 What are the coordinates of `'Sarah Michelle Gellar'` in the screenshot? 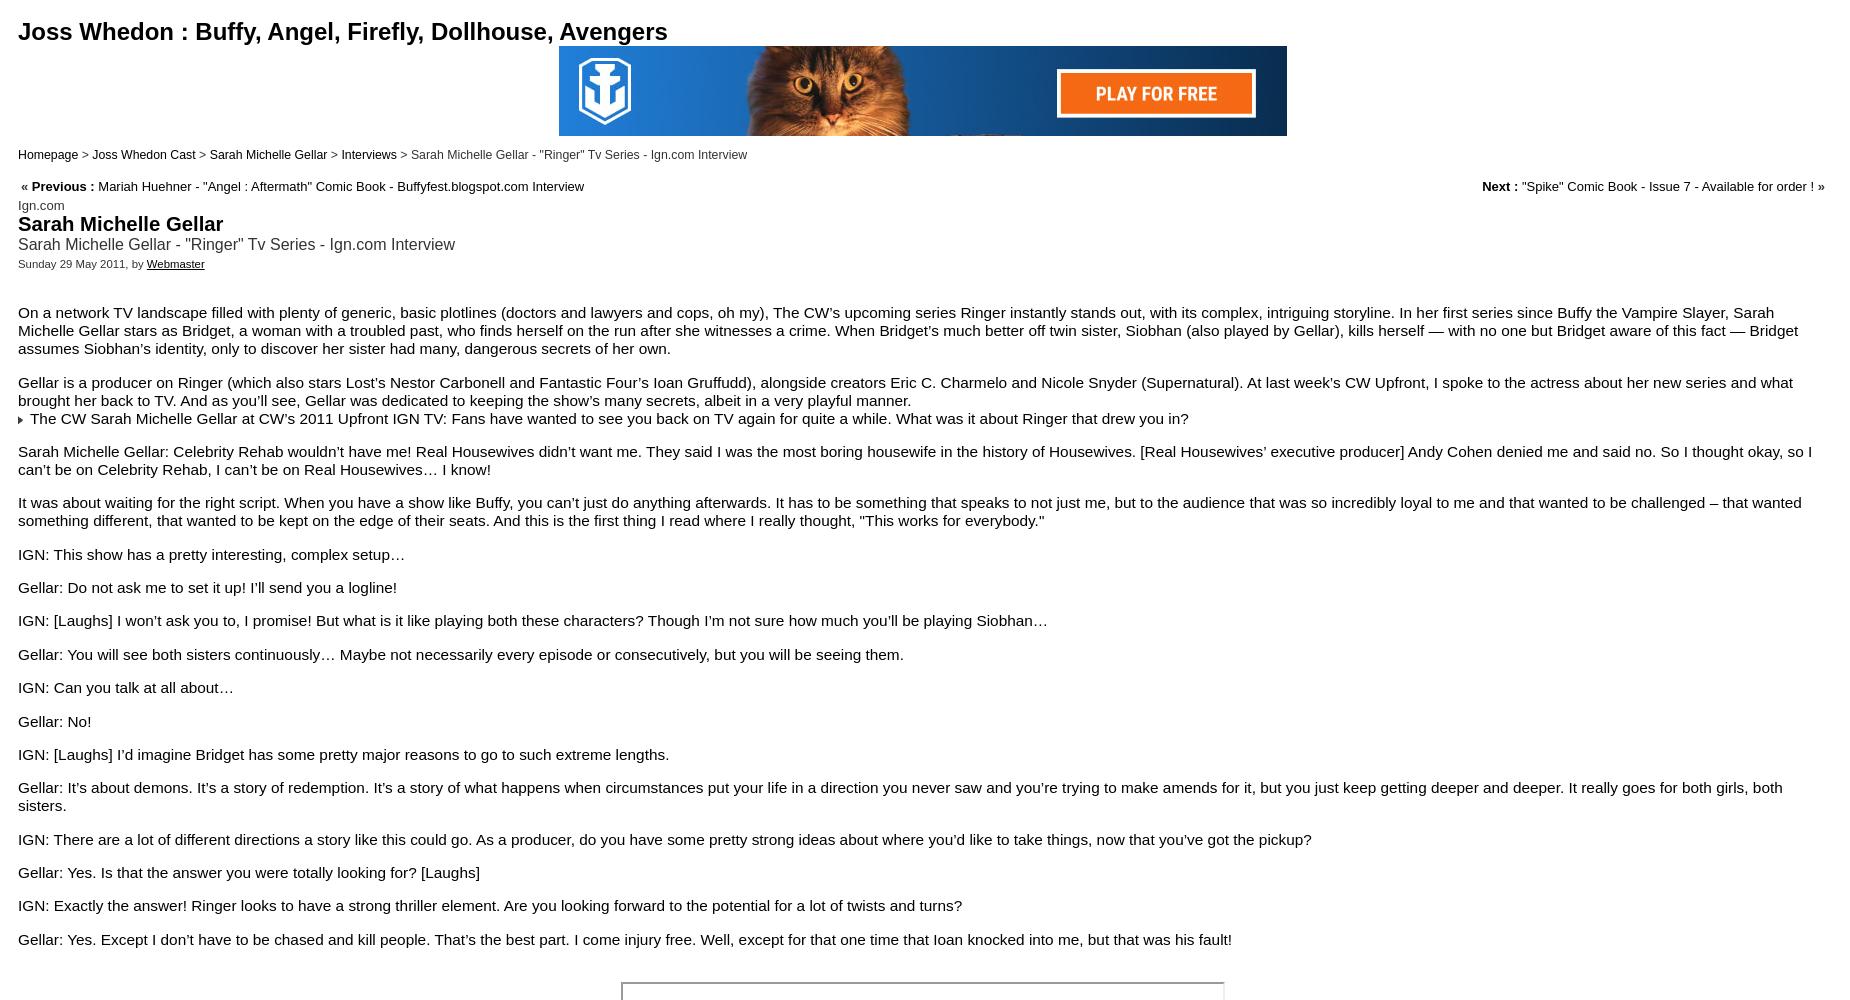 It's located at (208, 155).